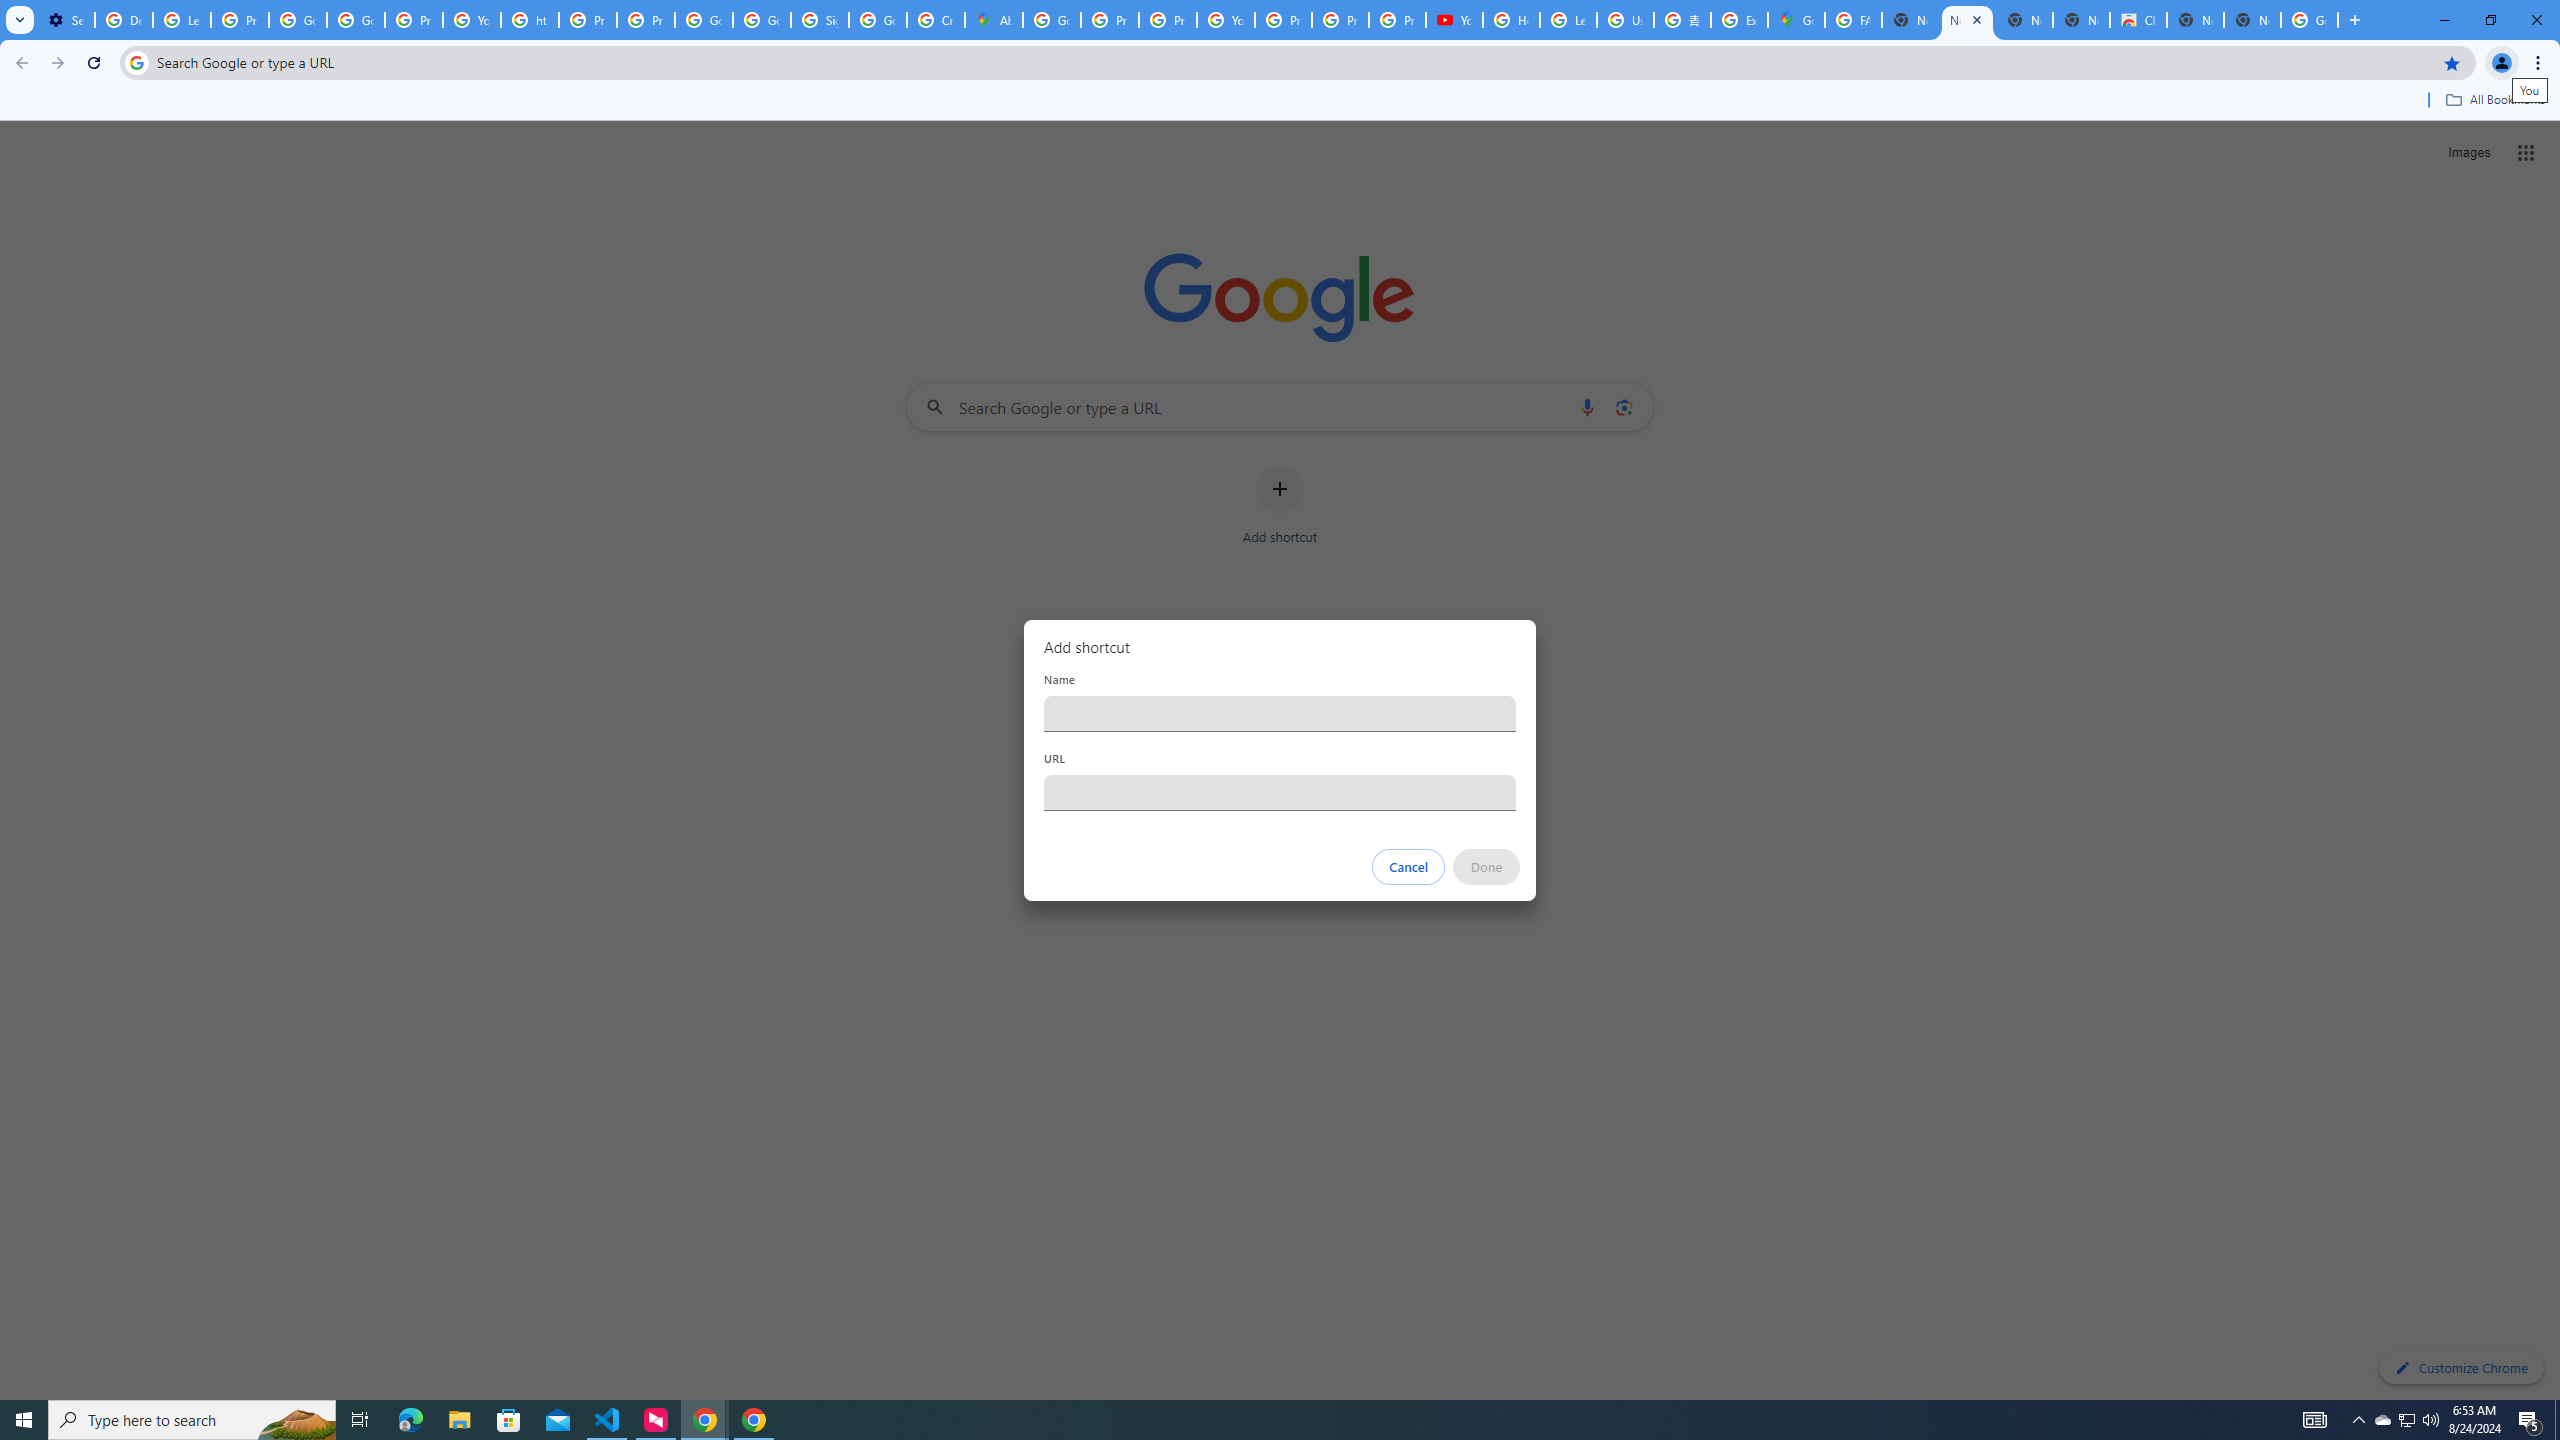 This screenshot has width=2560, height=1440. I want to click on 'Google Maps', so click(1794, 19).